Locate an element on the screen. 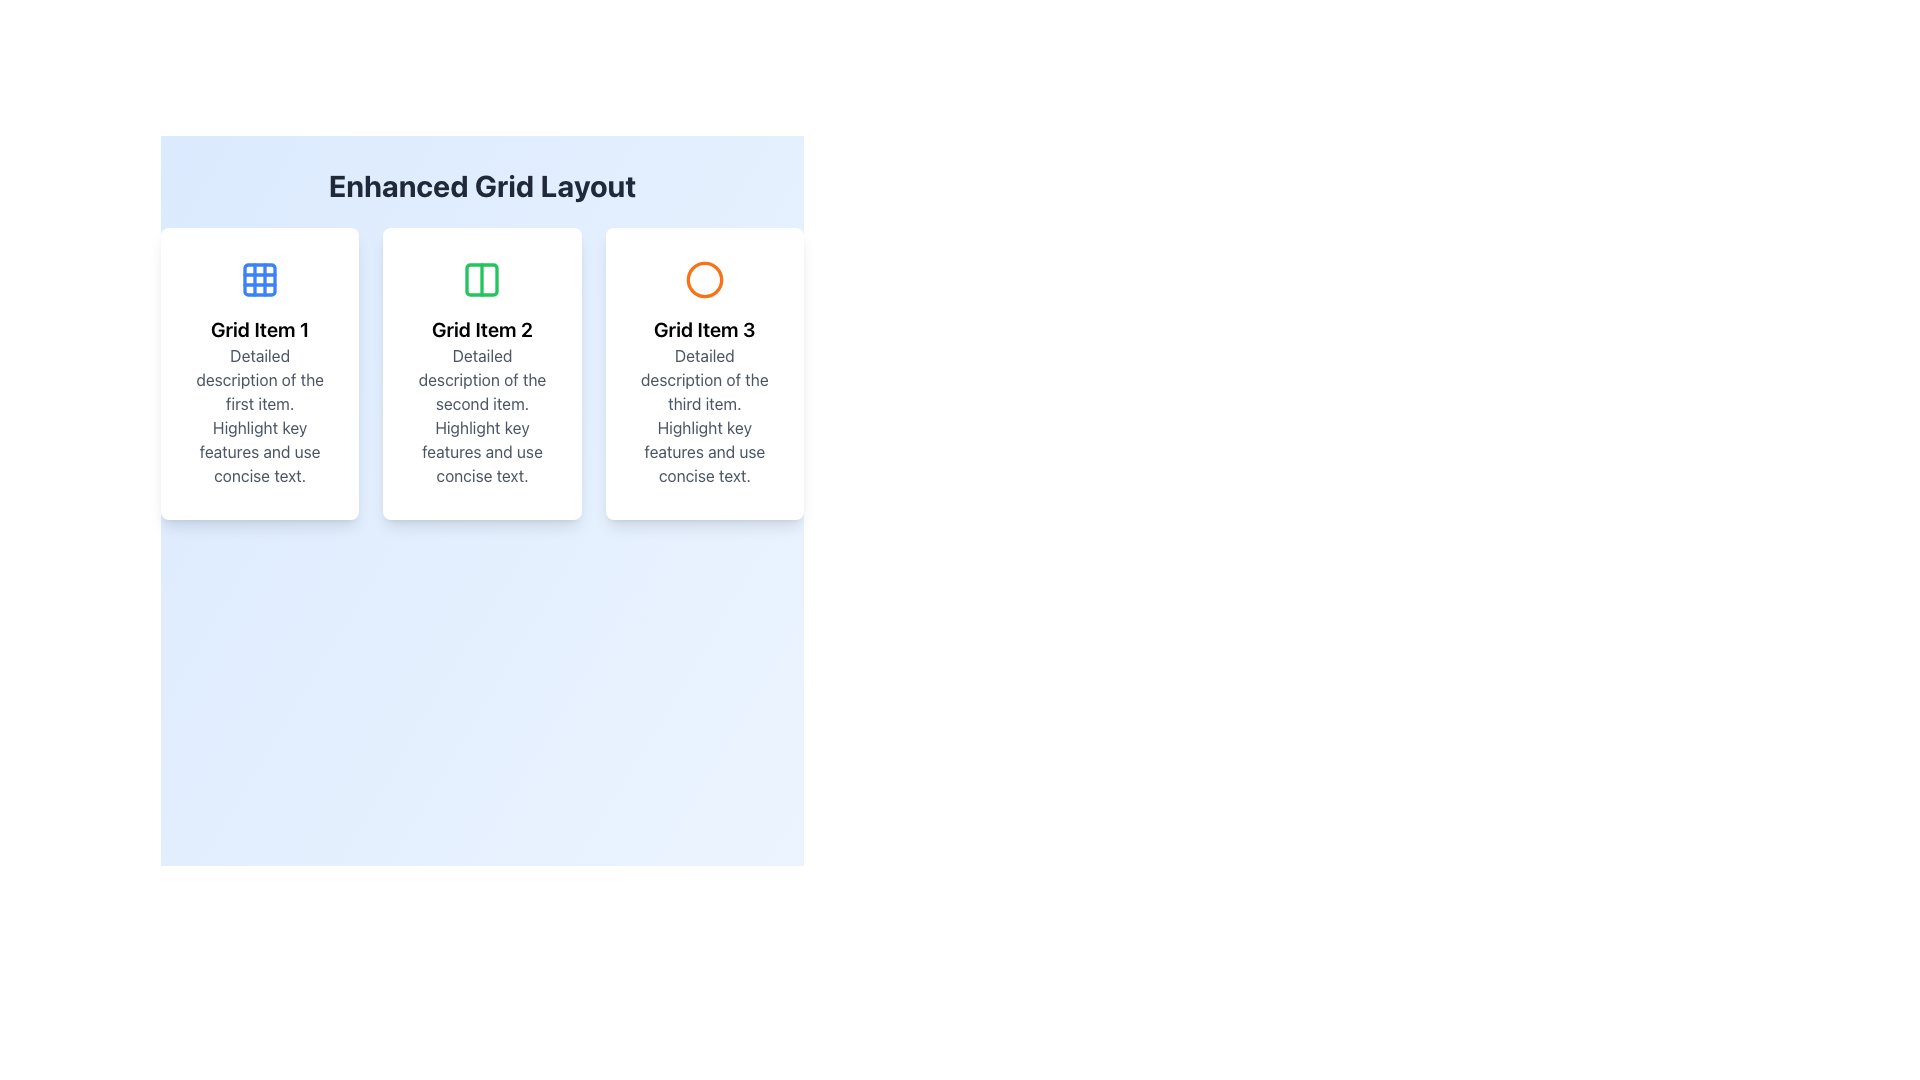  the circular graphical icon with an orange border and white fill located inside 'Grid Item 3' in the third card of the horizontal layout is located at coordinates (704, 280).